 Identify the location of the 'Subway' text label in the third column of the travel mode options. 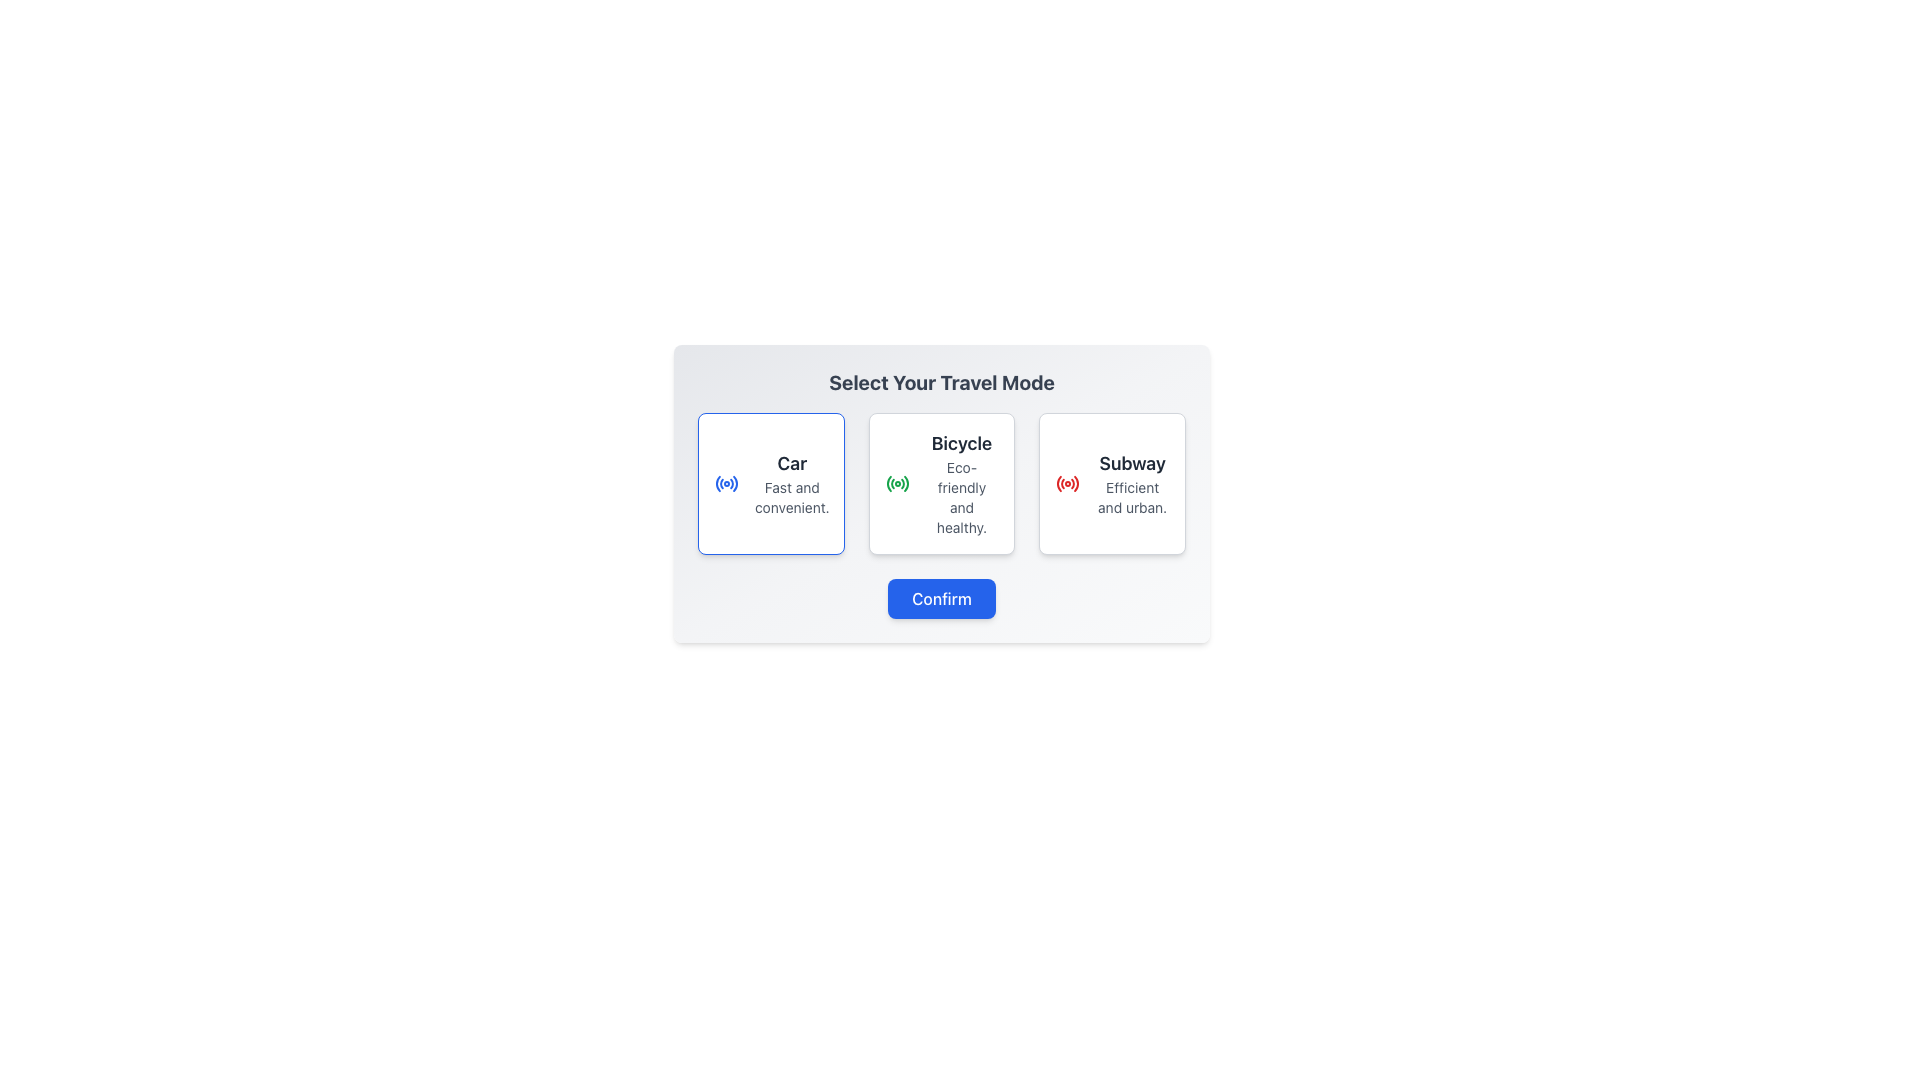
(1132, 463).